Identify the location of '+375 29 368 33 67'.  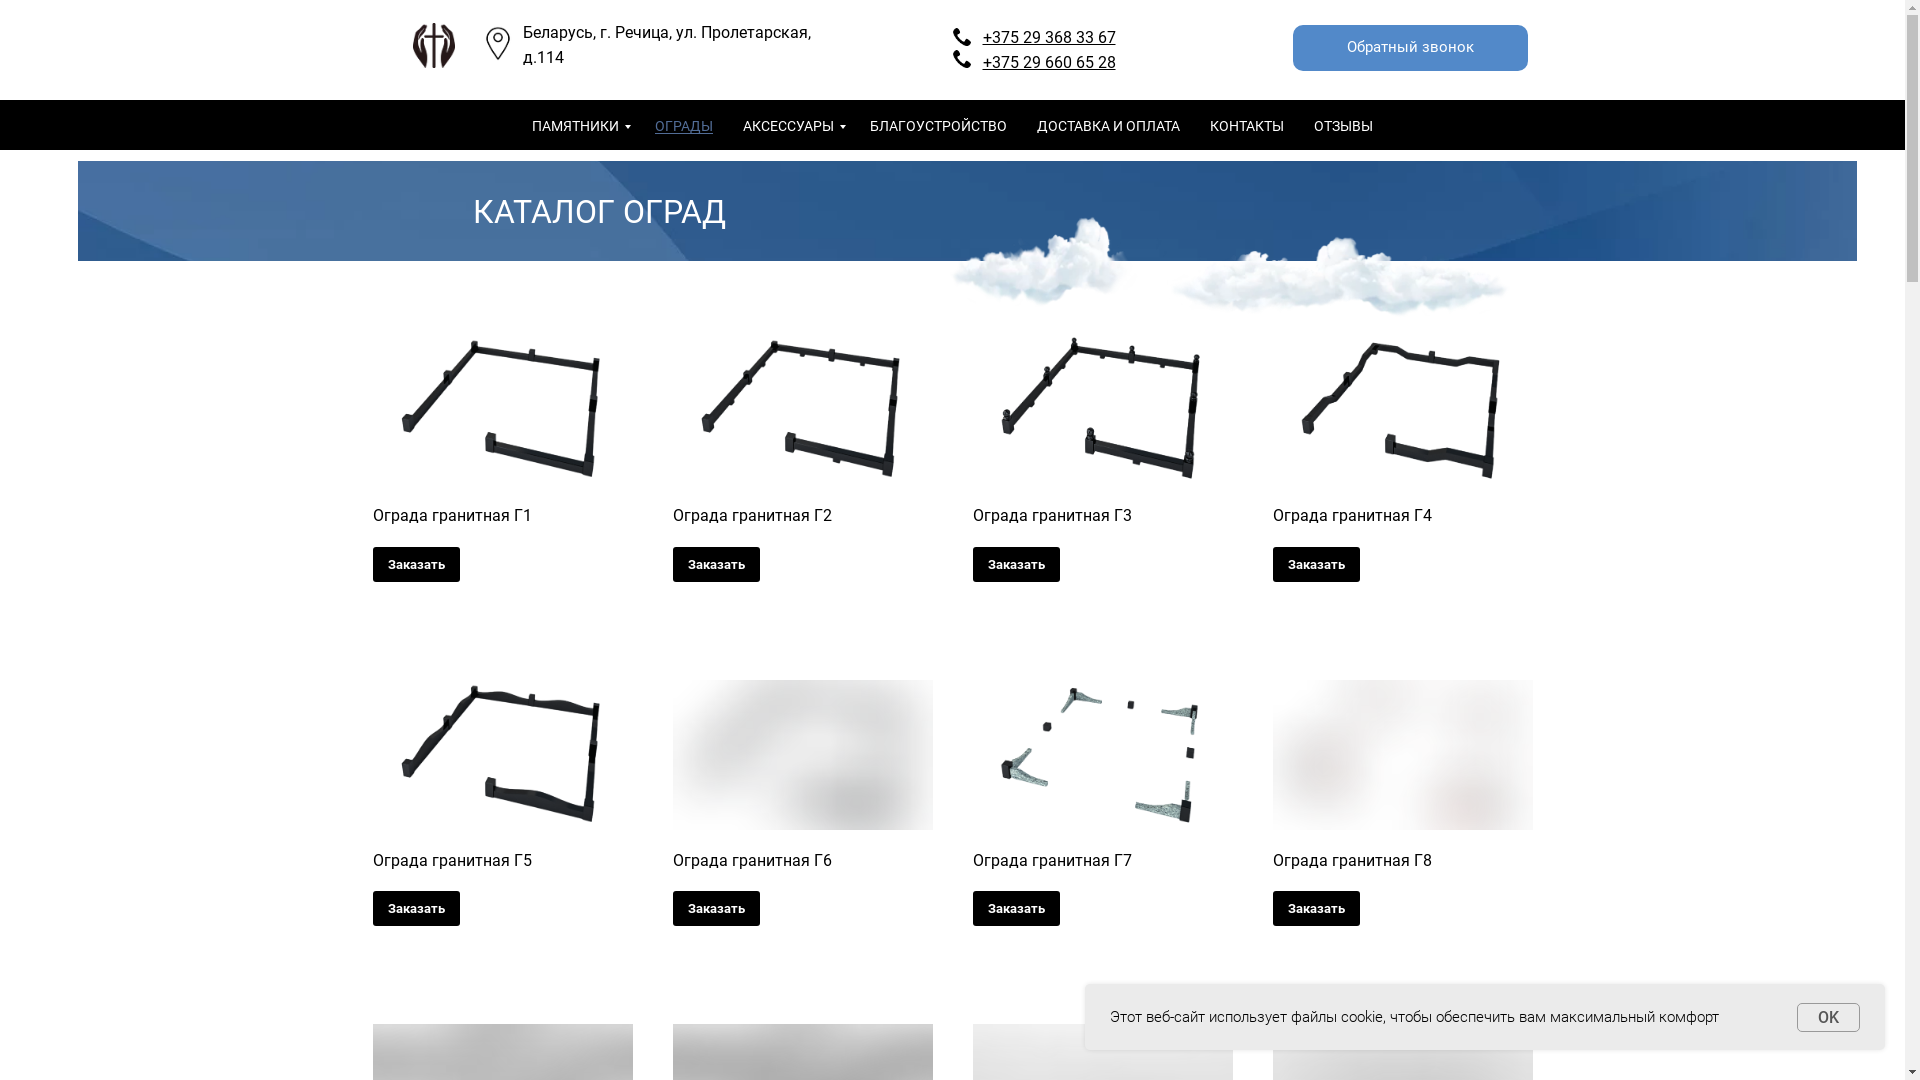
(1047, 37).